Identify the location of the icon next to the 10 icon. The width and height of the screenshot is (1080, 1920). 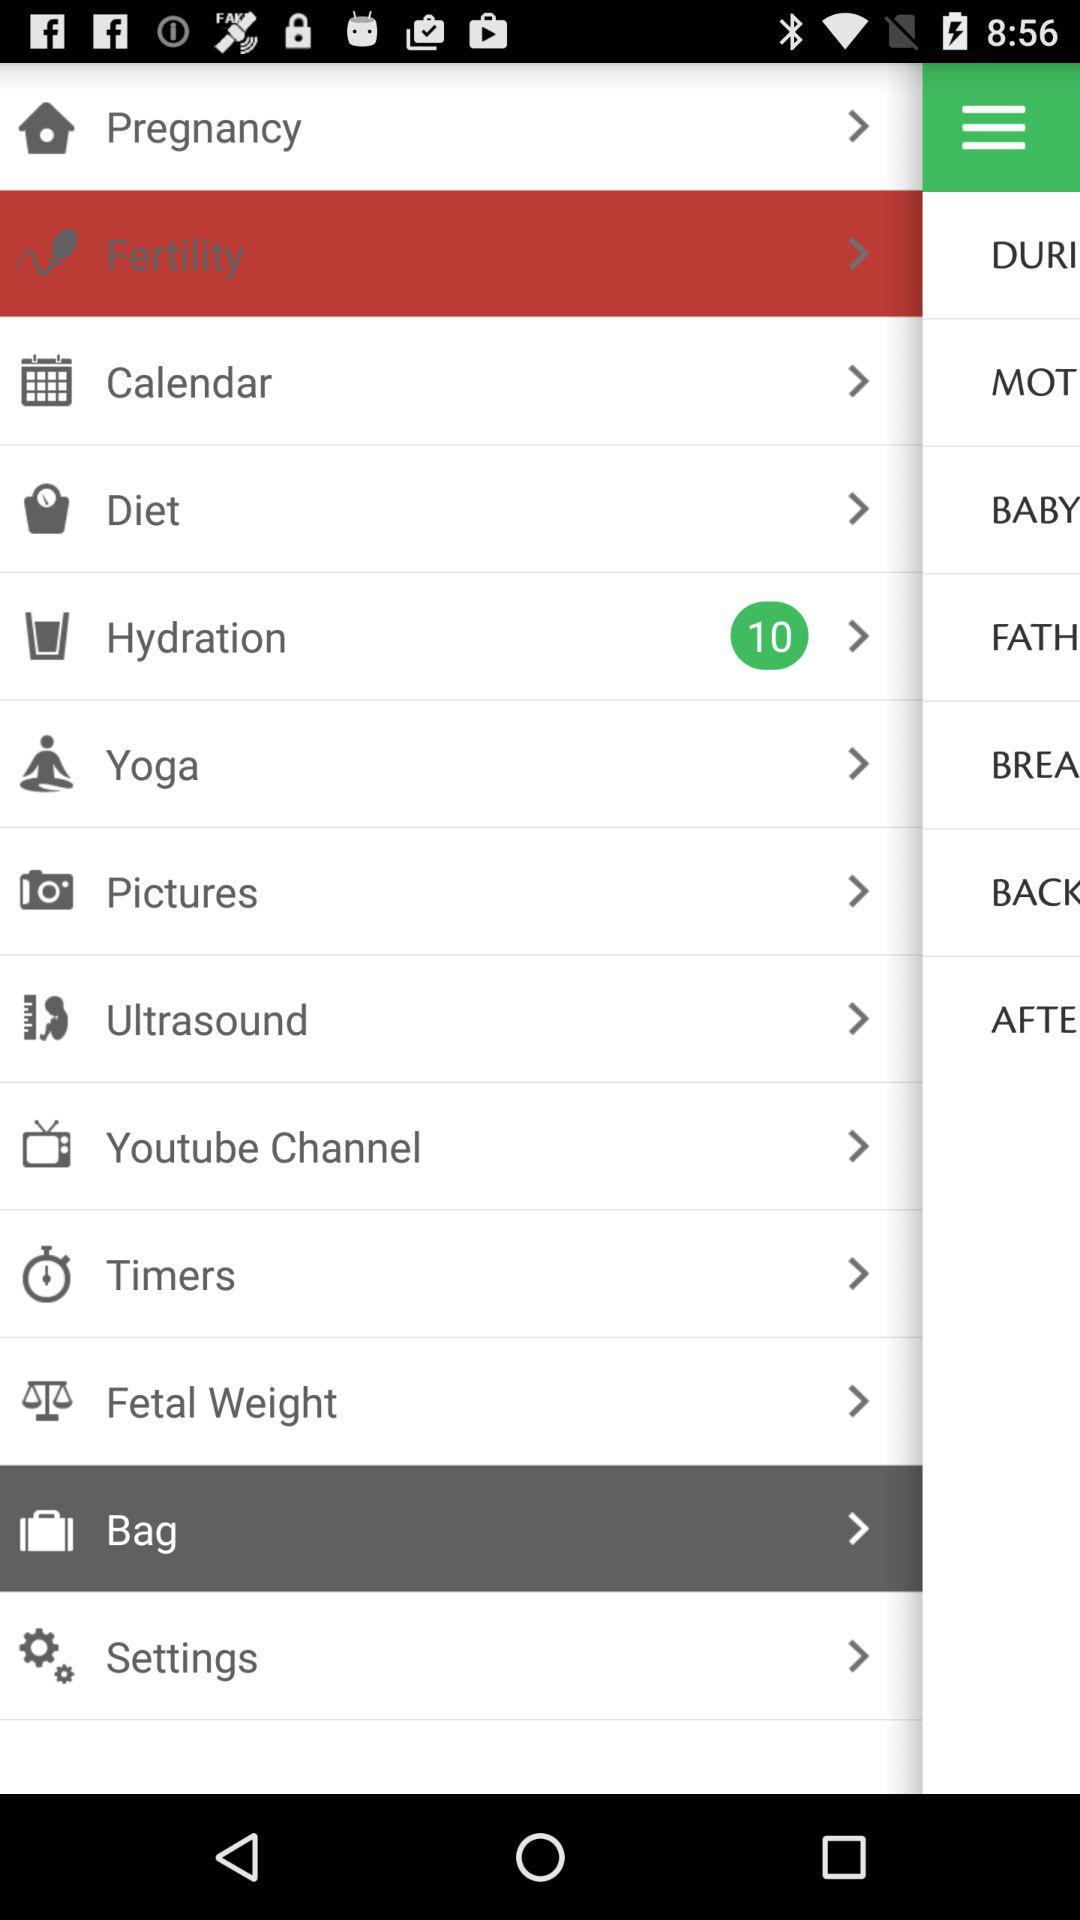
(417, 634).